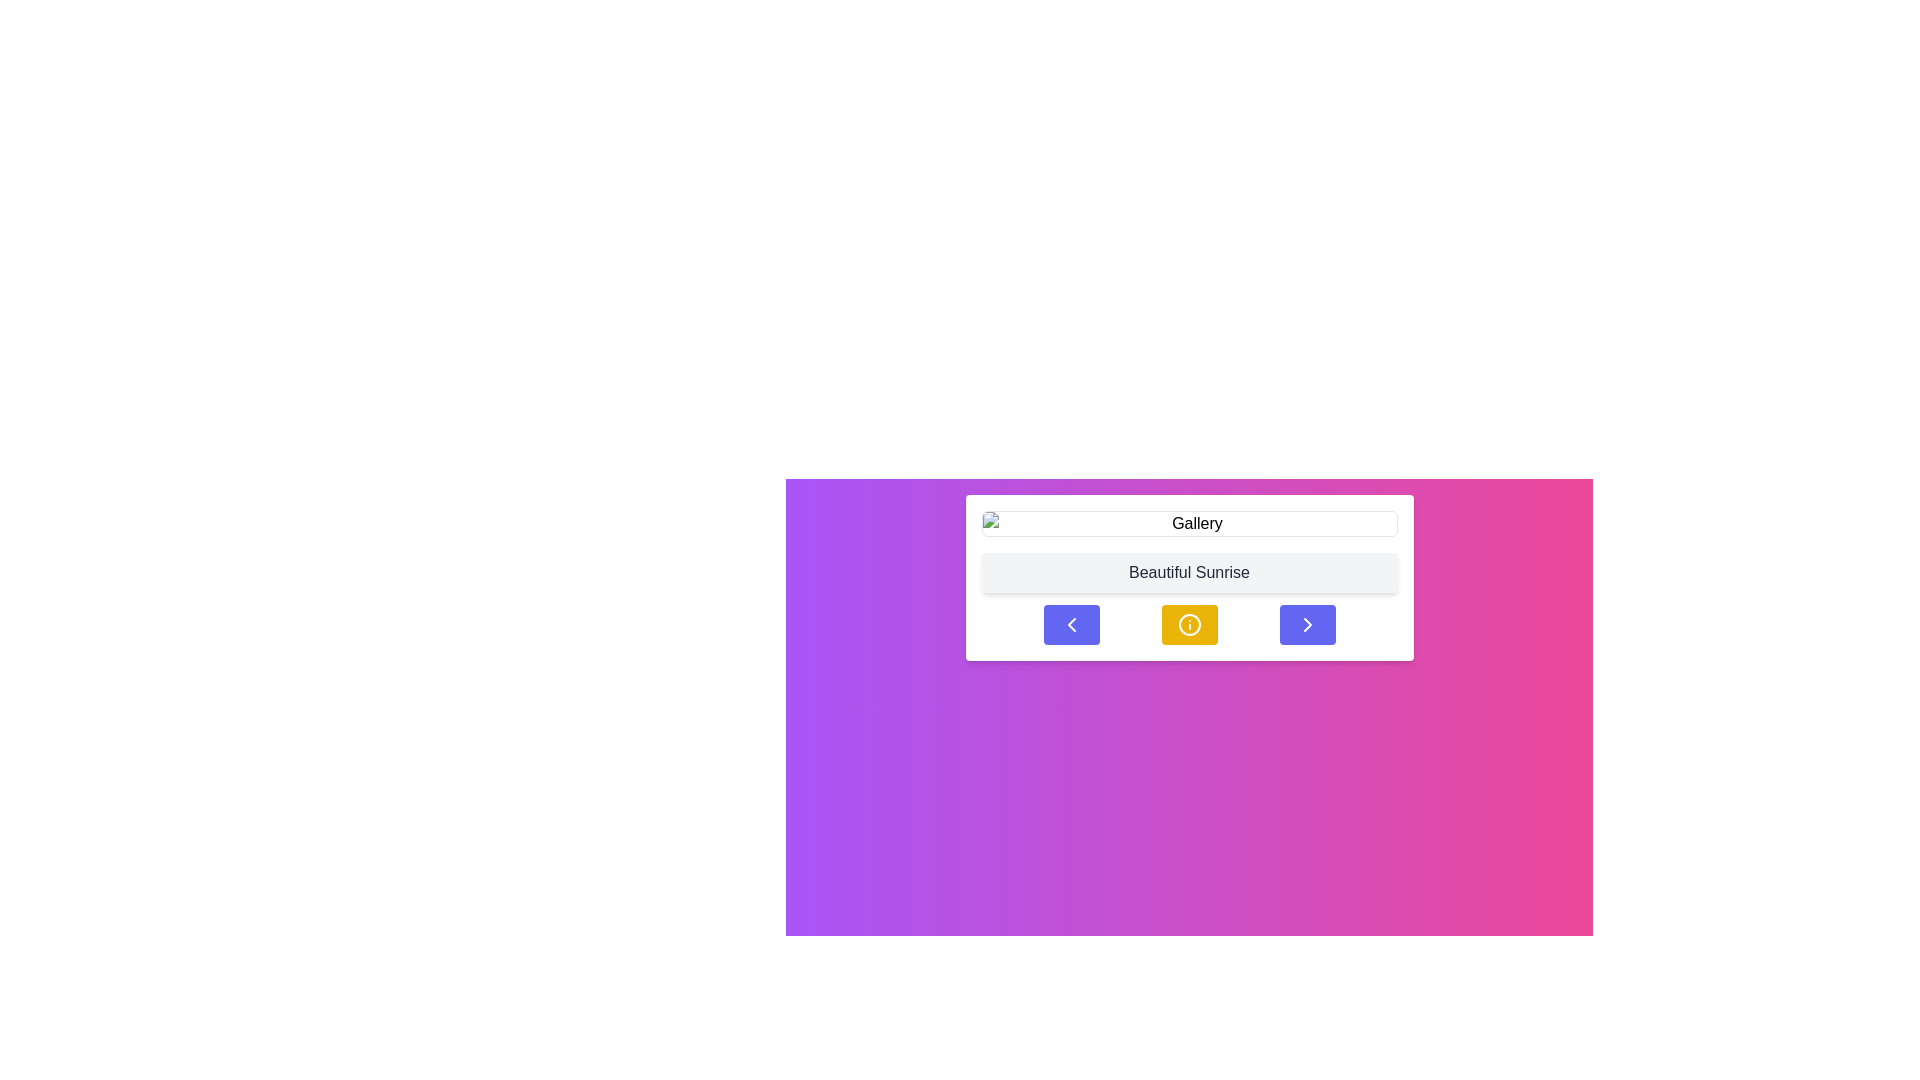 The image size is (1920, 1080). I want to click on the leftmost navigation icon in the button group located at the bottom center of the interface, so click(1070, 623).